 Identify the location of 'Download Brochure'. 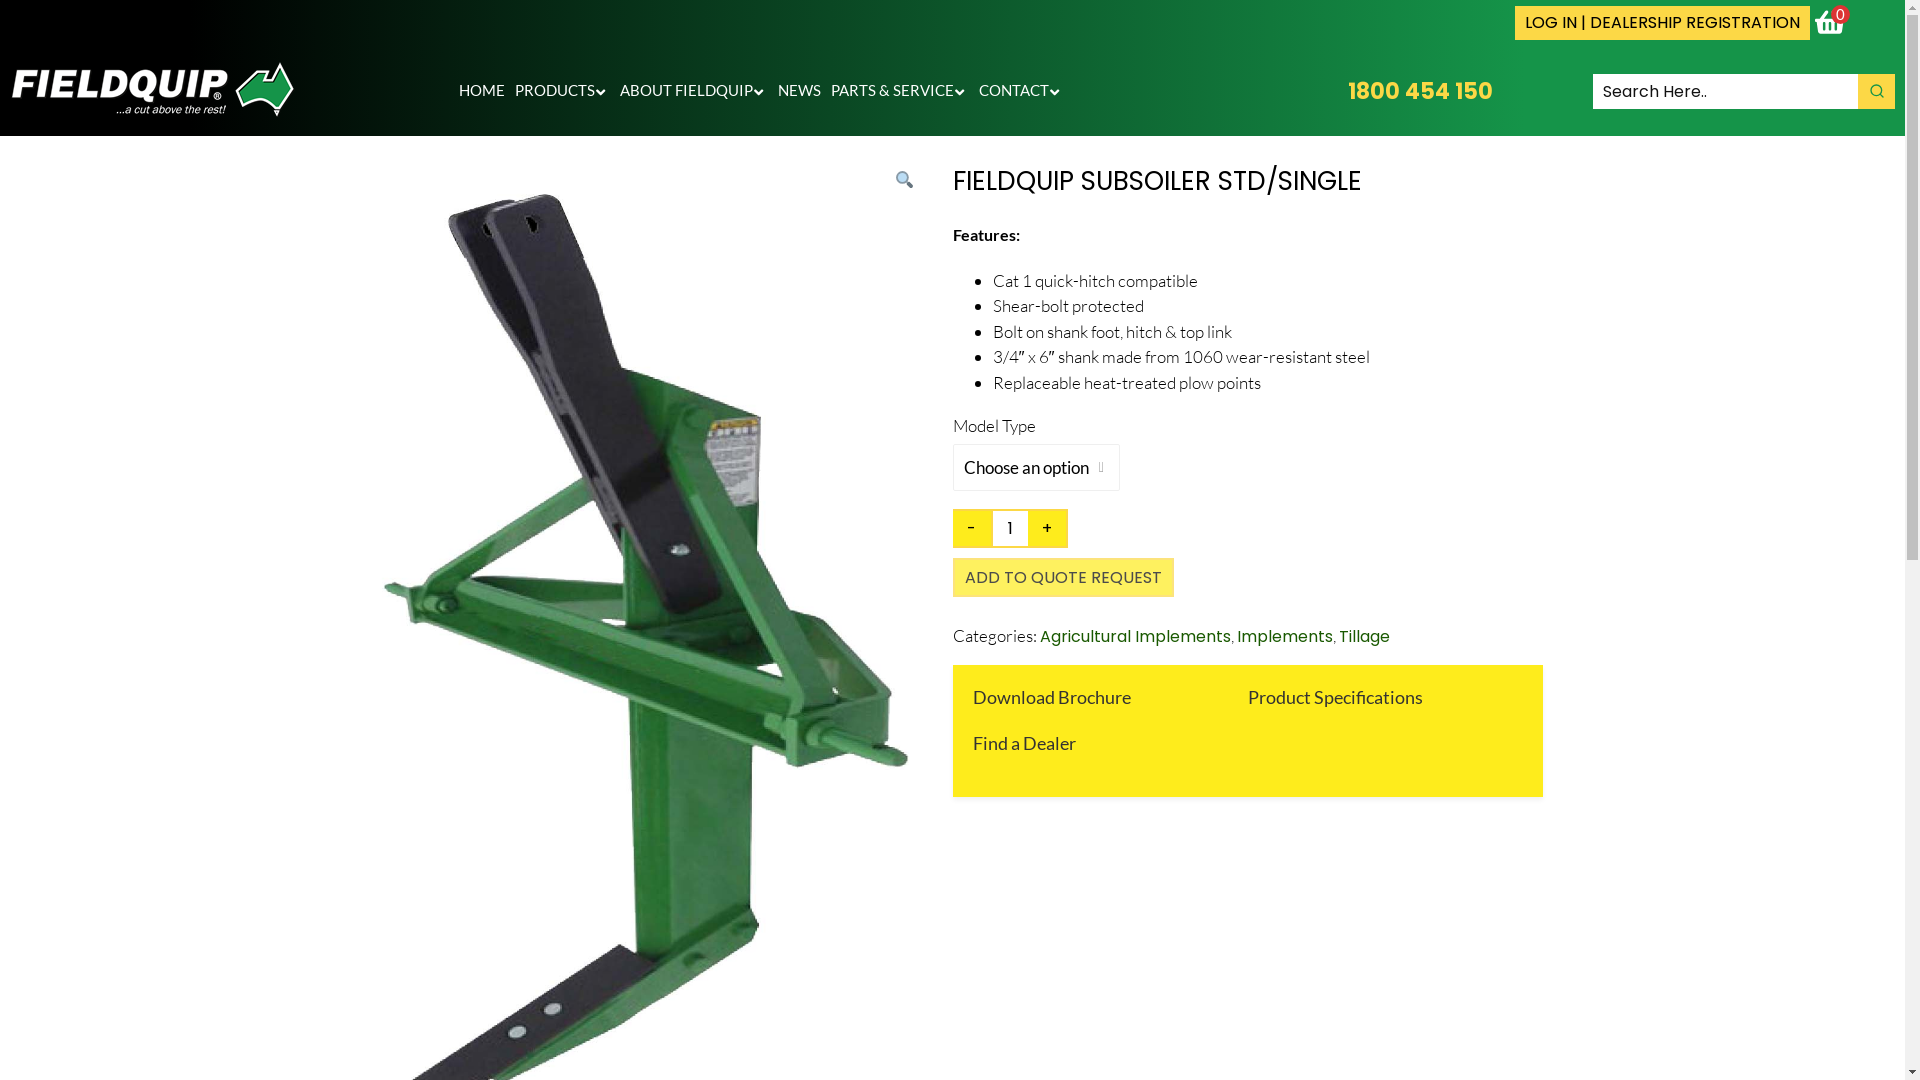
(1050, 696).